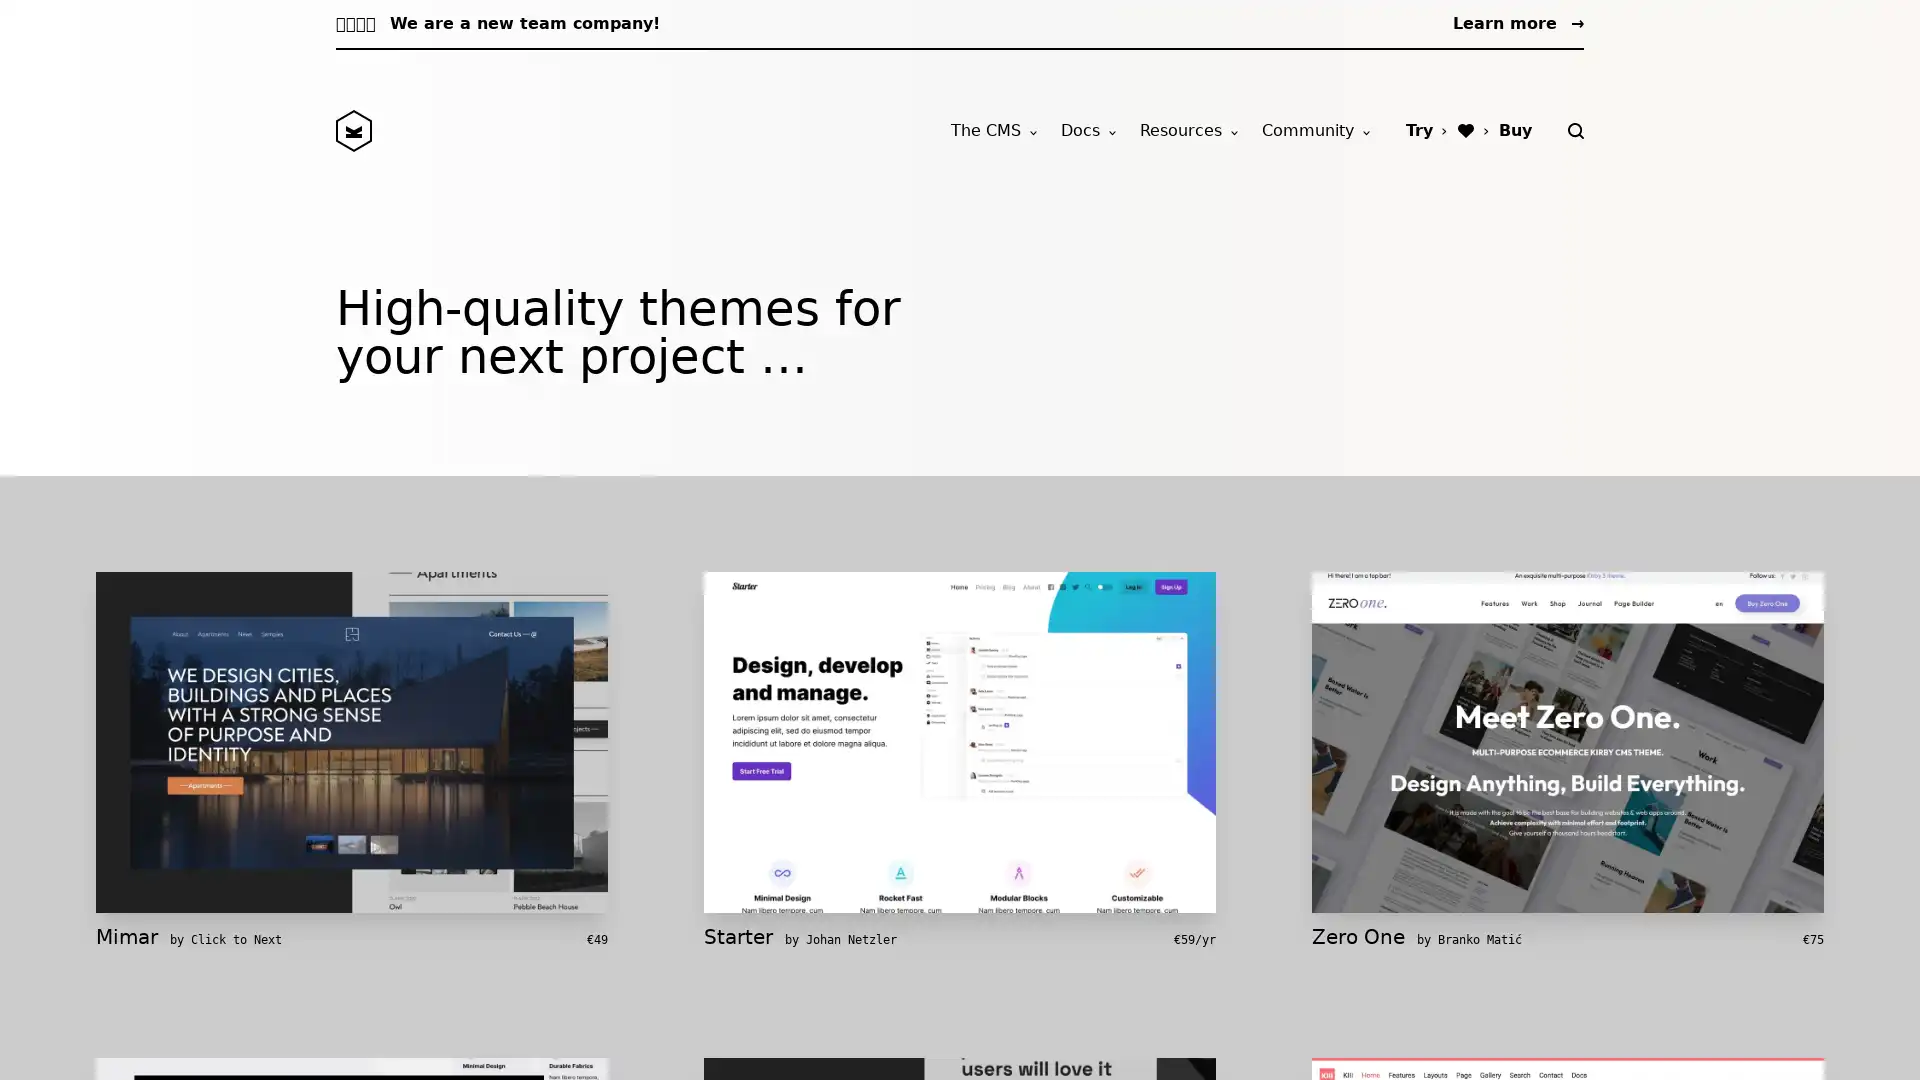 The width and height of the screenshot is (1920, 1080). What do you see at coordinates (1574, 131) in the screenshot?
I see `Search` at bounding box center [1574, 131].